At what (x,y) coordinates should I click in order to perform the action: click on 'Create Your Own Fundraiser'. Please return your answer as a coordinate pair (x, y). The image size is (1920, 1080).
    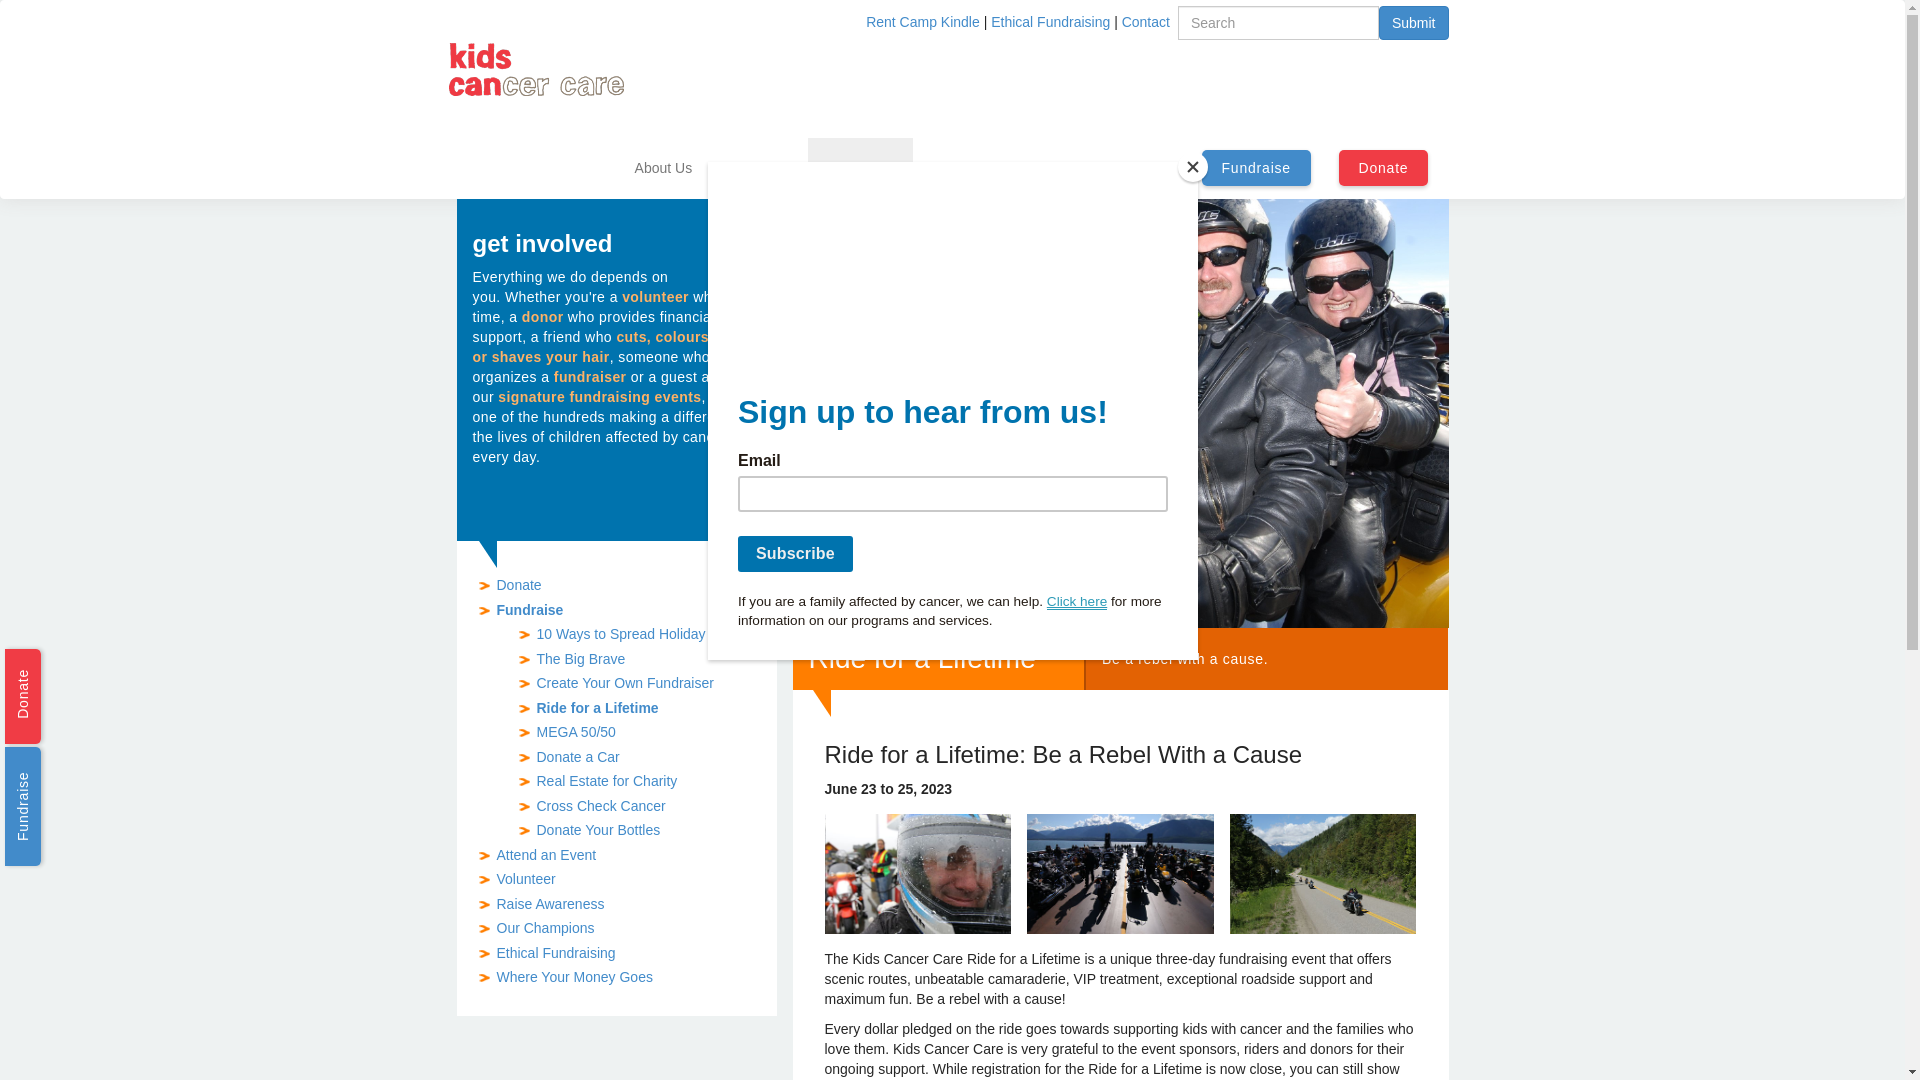
    Looking at the image, I should click on (623, 681).